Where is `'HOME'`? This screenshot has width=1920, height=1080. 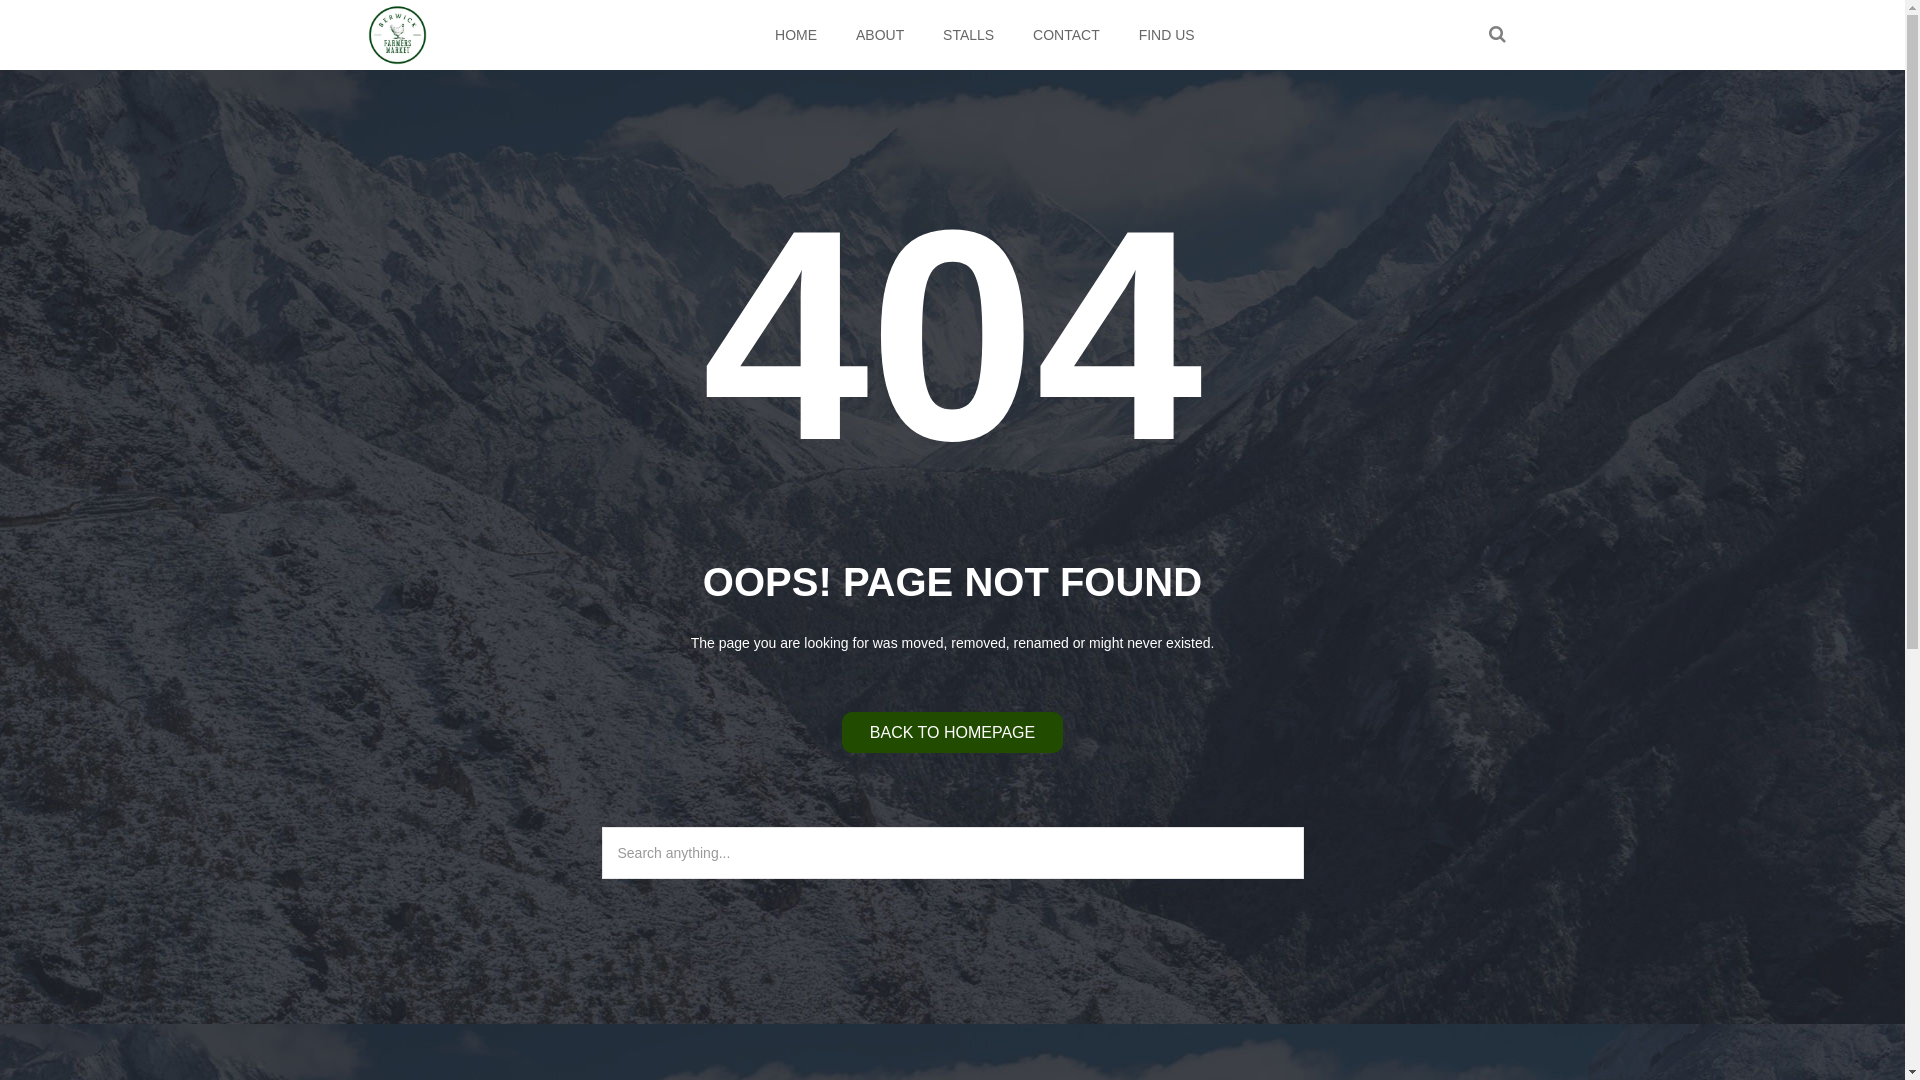
'HOME' is located at coordinates (795, 34).